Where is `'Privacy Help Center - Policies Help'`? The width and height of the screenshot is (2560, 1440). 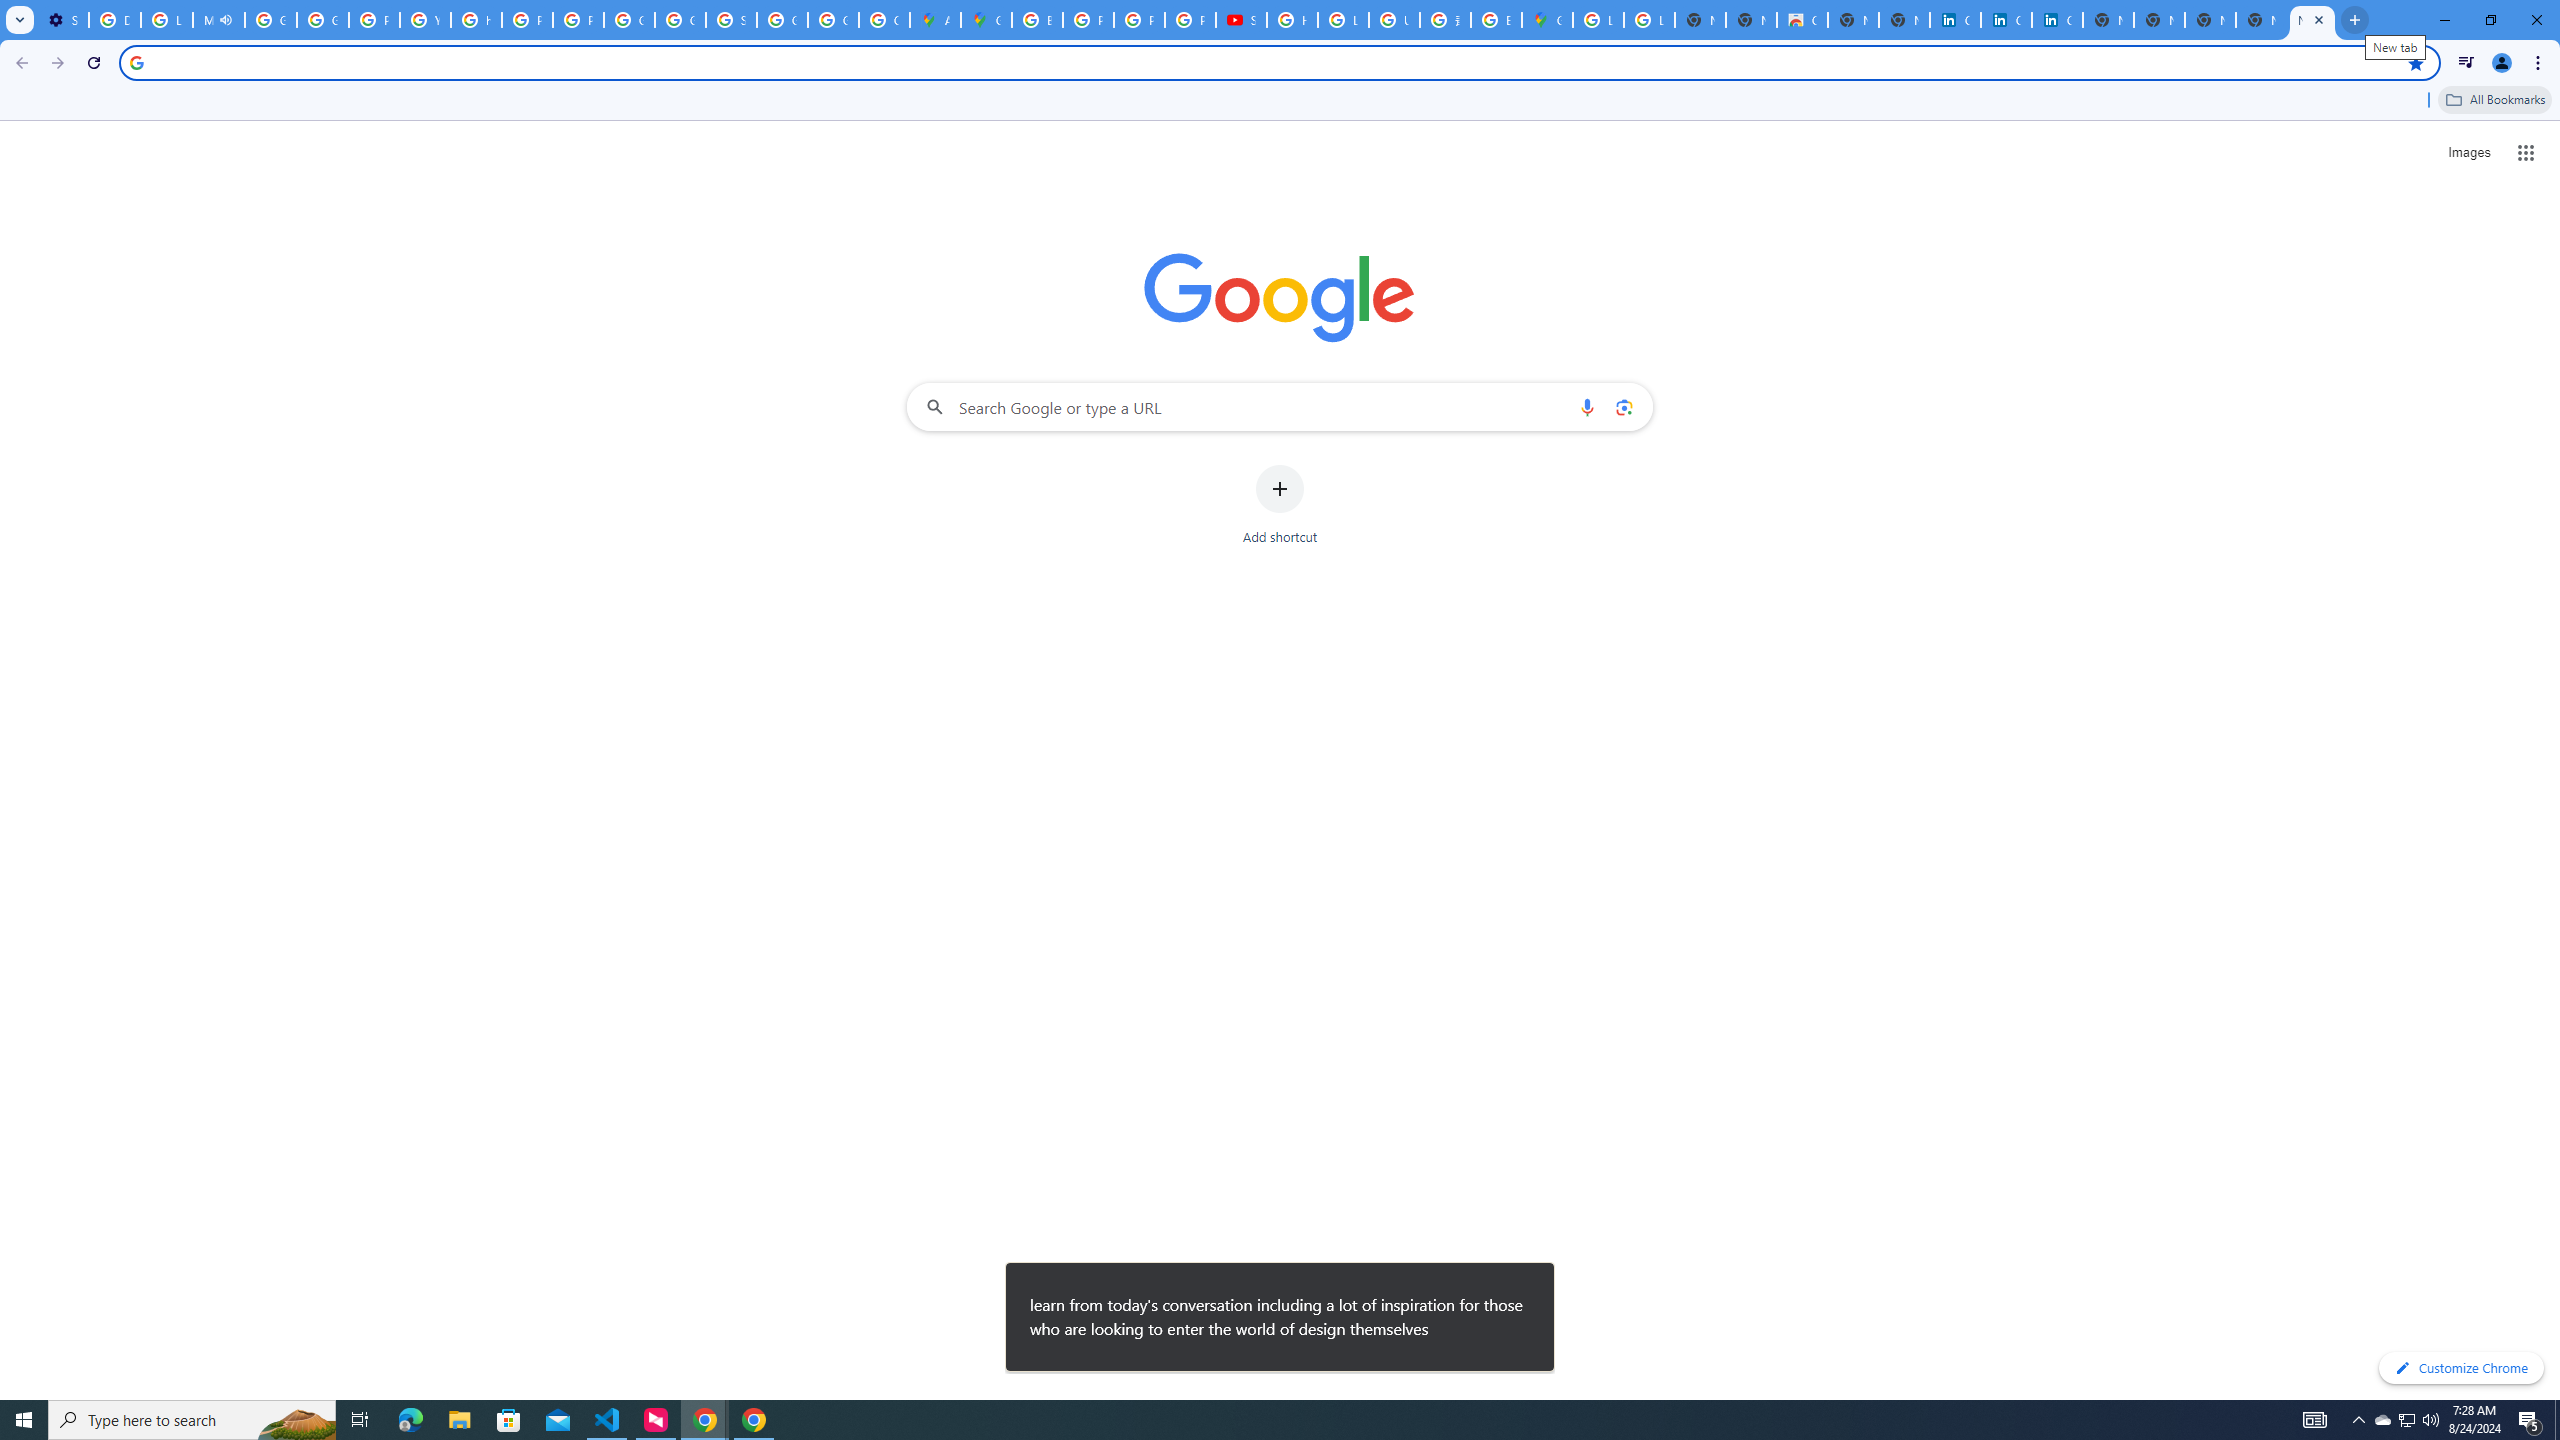
'Privacy Help Center - Policies Help' is located at coordinates (1088, 19).